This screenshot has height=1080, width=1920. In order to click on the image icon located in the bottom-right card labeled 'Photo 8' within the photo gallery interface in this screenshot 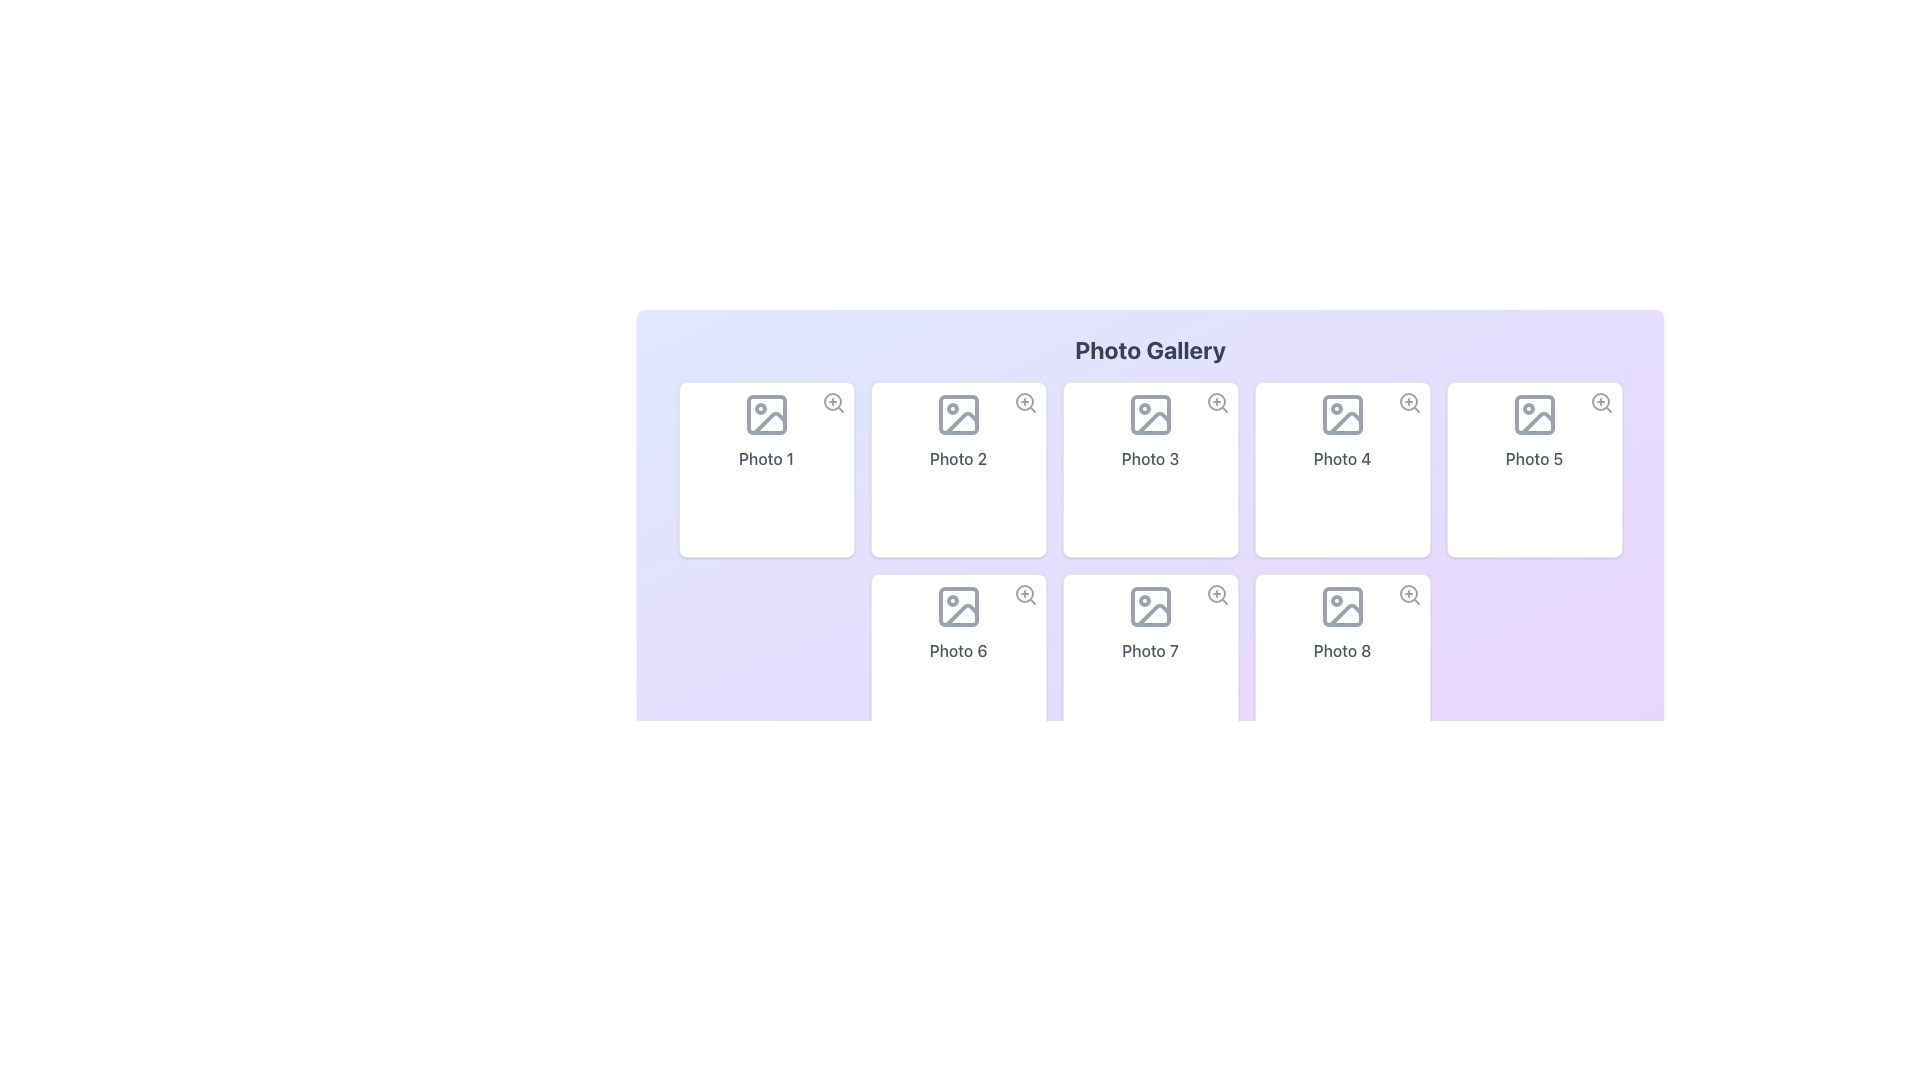, I will do `click(1342, 605)`.